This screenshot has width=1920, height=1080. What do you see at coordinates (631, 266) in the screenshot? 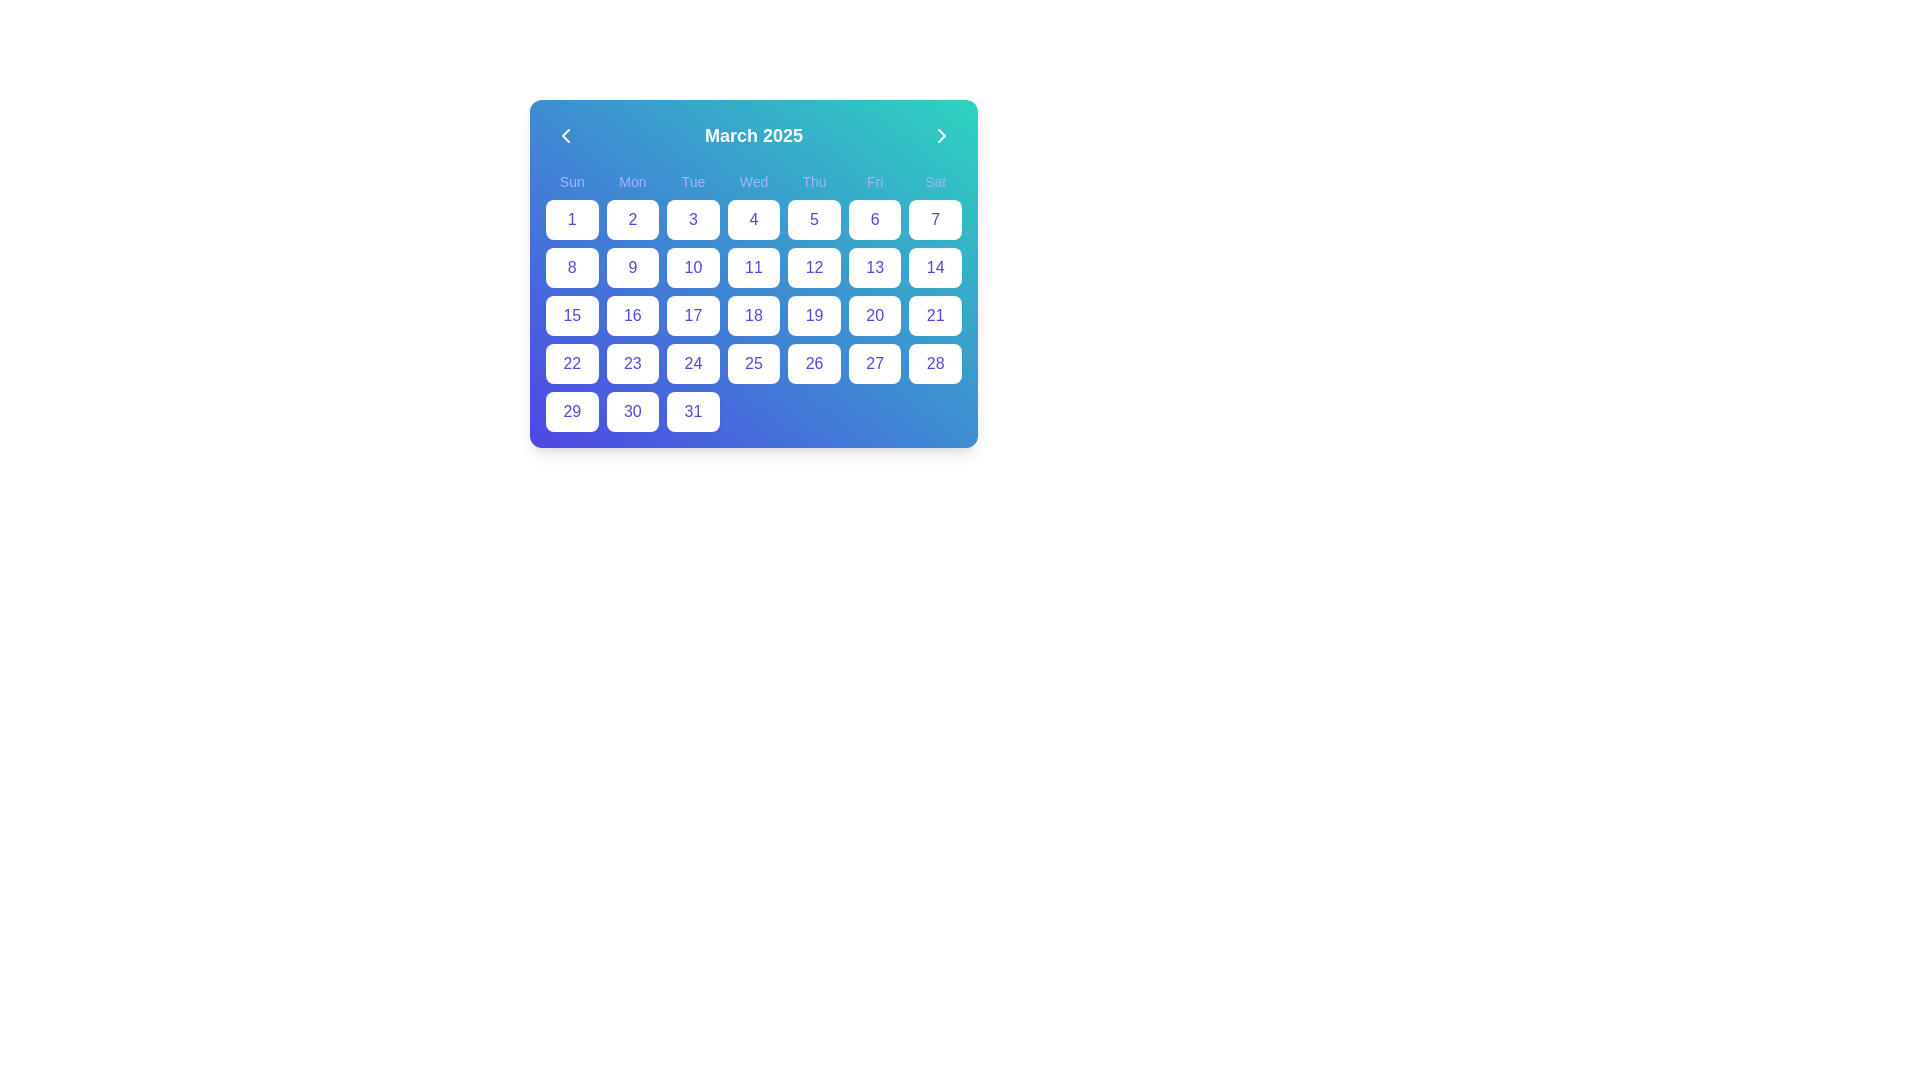
I see `the button representing the 9th day of the month in the calendar grid under the 'Mon' column` at bounding box center [631, 266].